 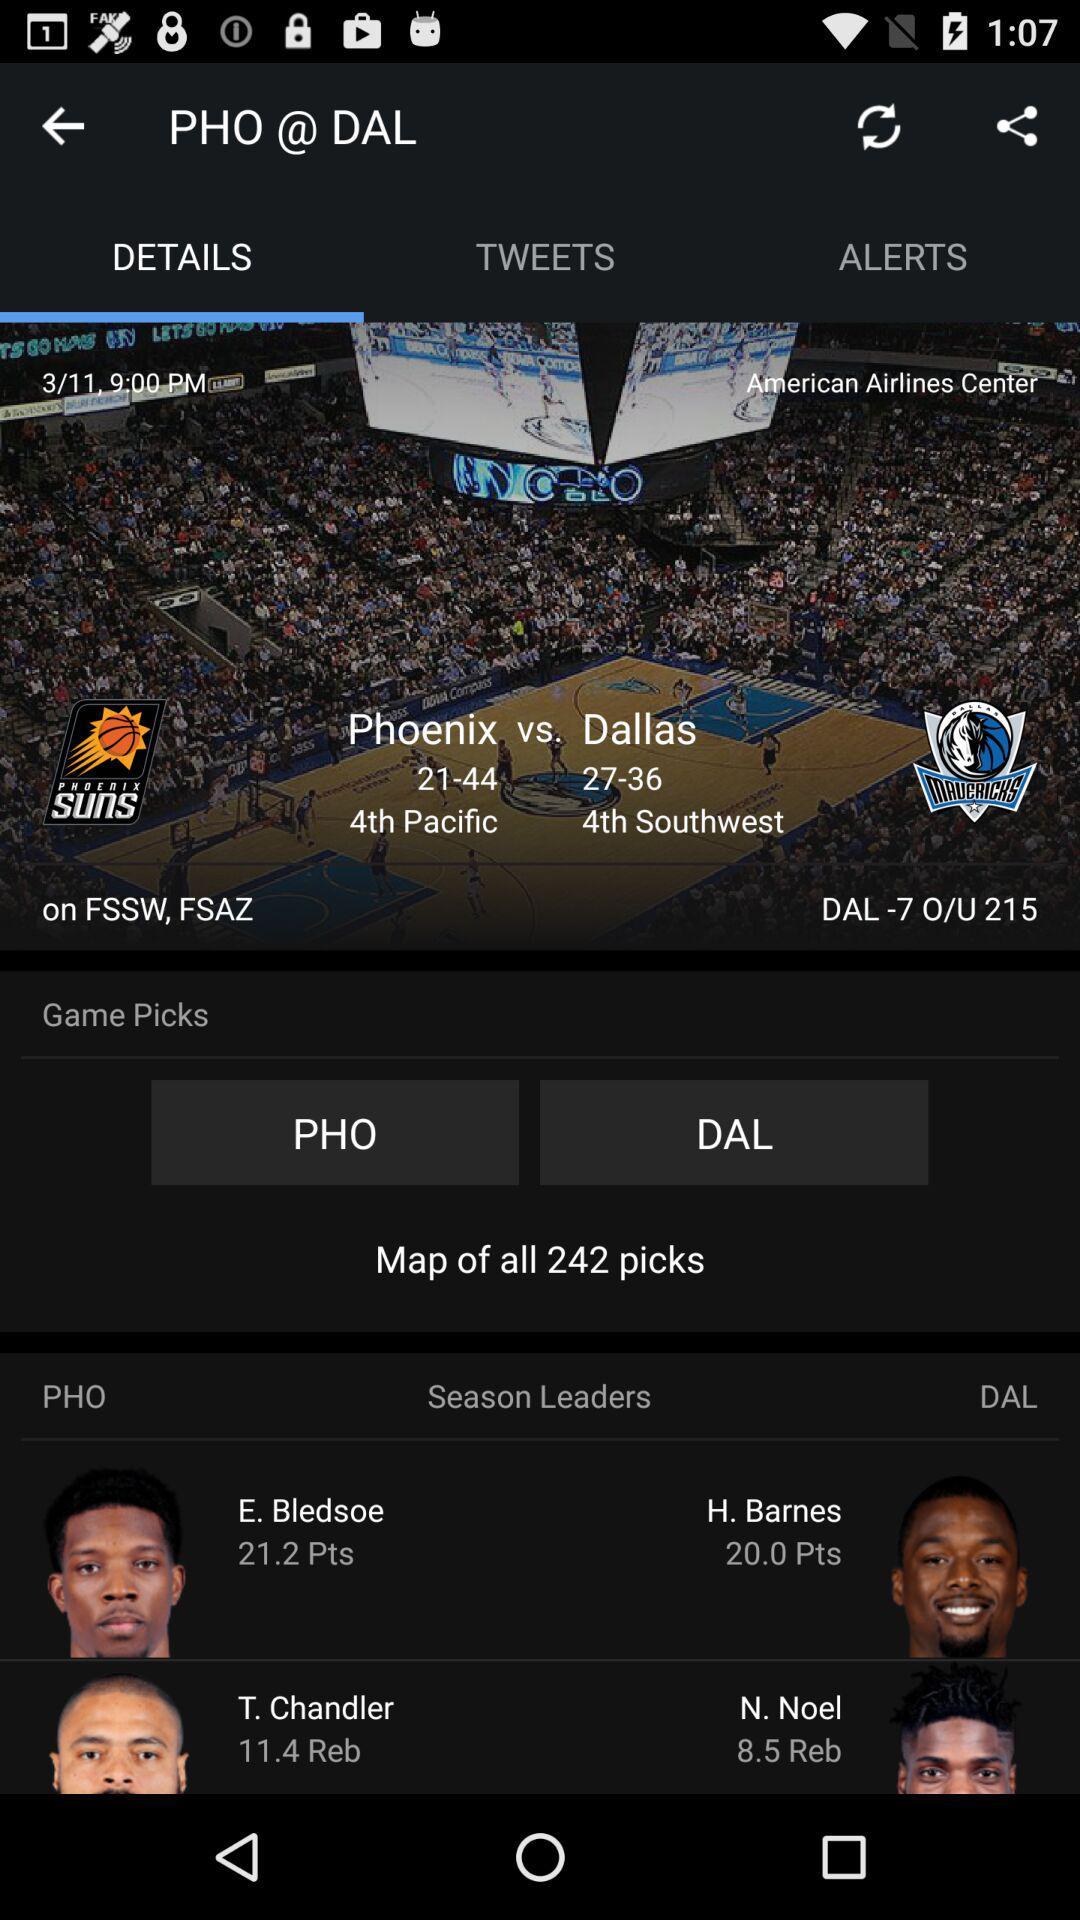 I want to click on refresh page, so click(x=878, y=124).